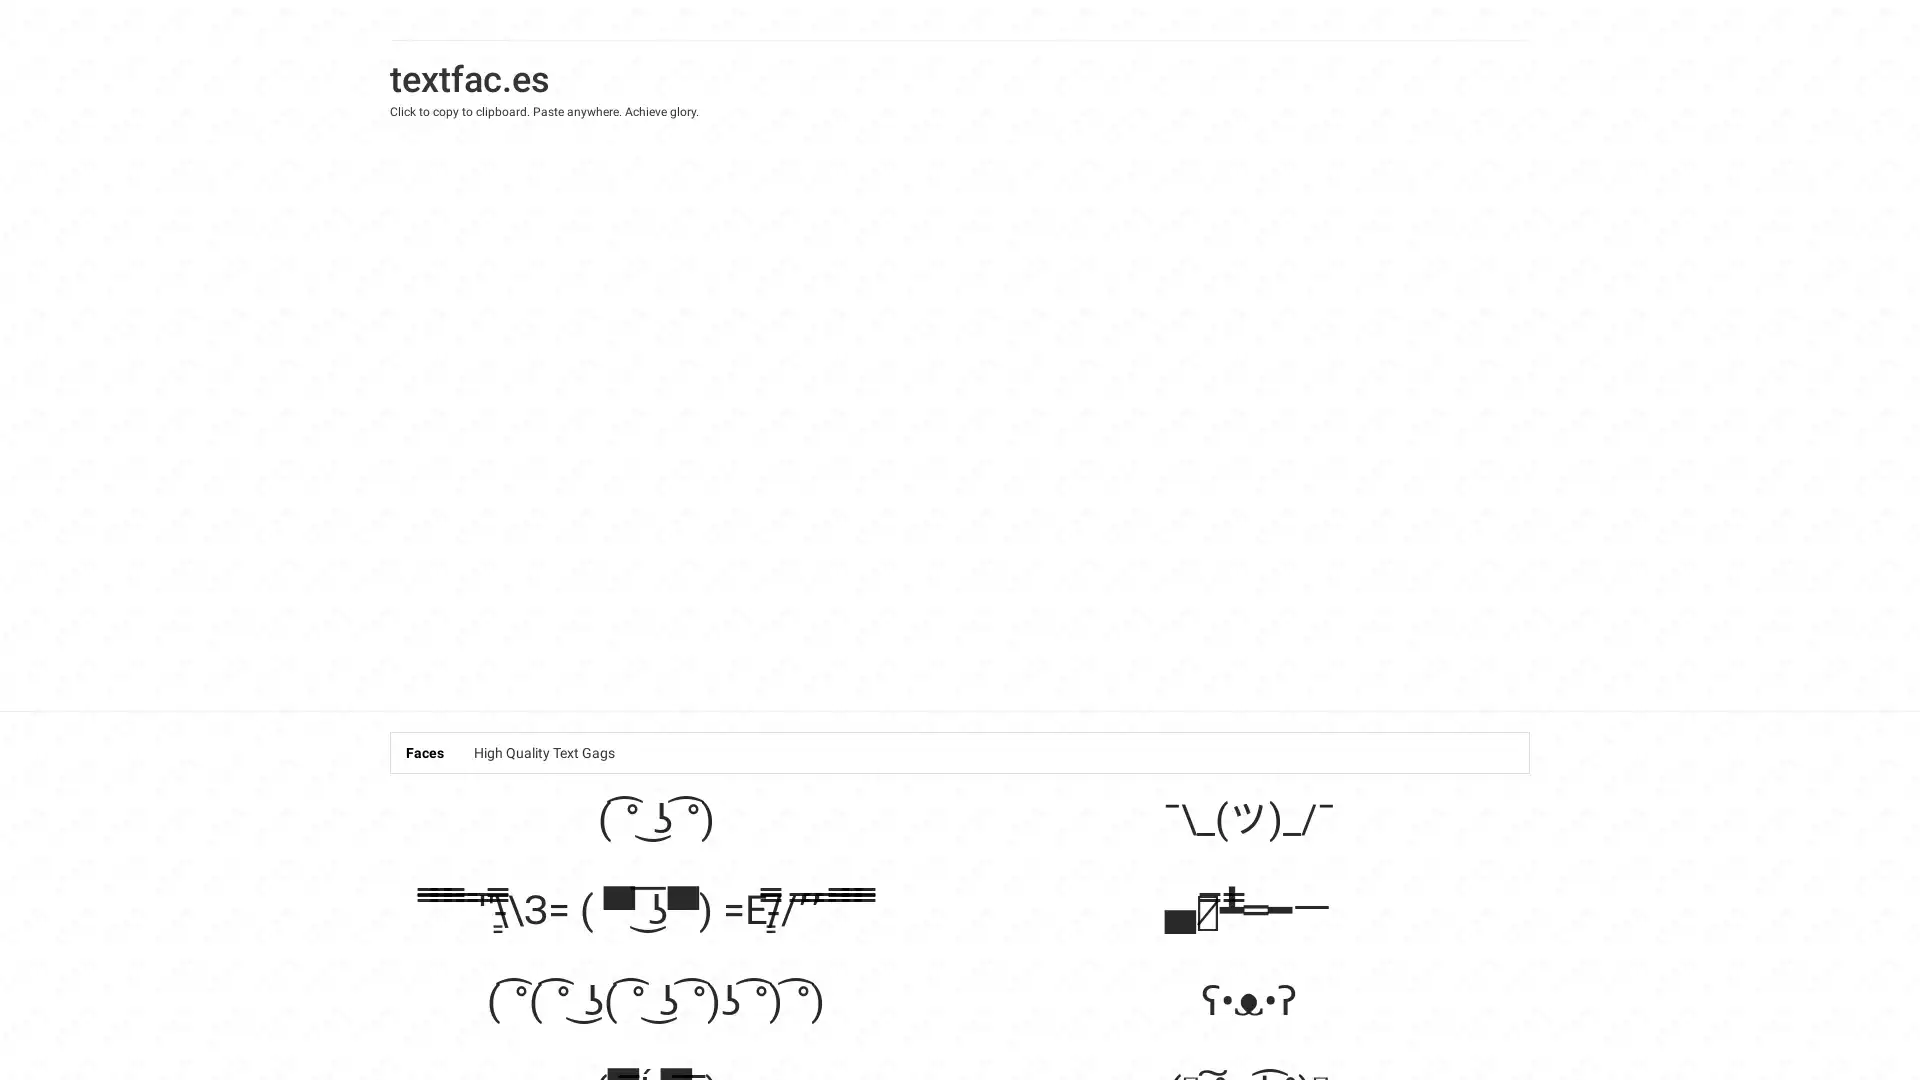 This screenshot has height=1080, width=1920. Describe the element at coordinates (1247, 818) in the screenshot. I see `\_()_/` at that location.